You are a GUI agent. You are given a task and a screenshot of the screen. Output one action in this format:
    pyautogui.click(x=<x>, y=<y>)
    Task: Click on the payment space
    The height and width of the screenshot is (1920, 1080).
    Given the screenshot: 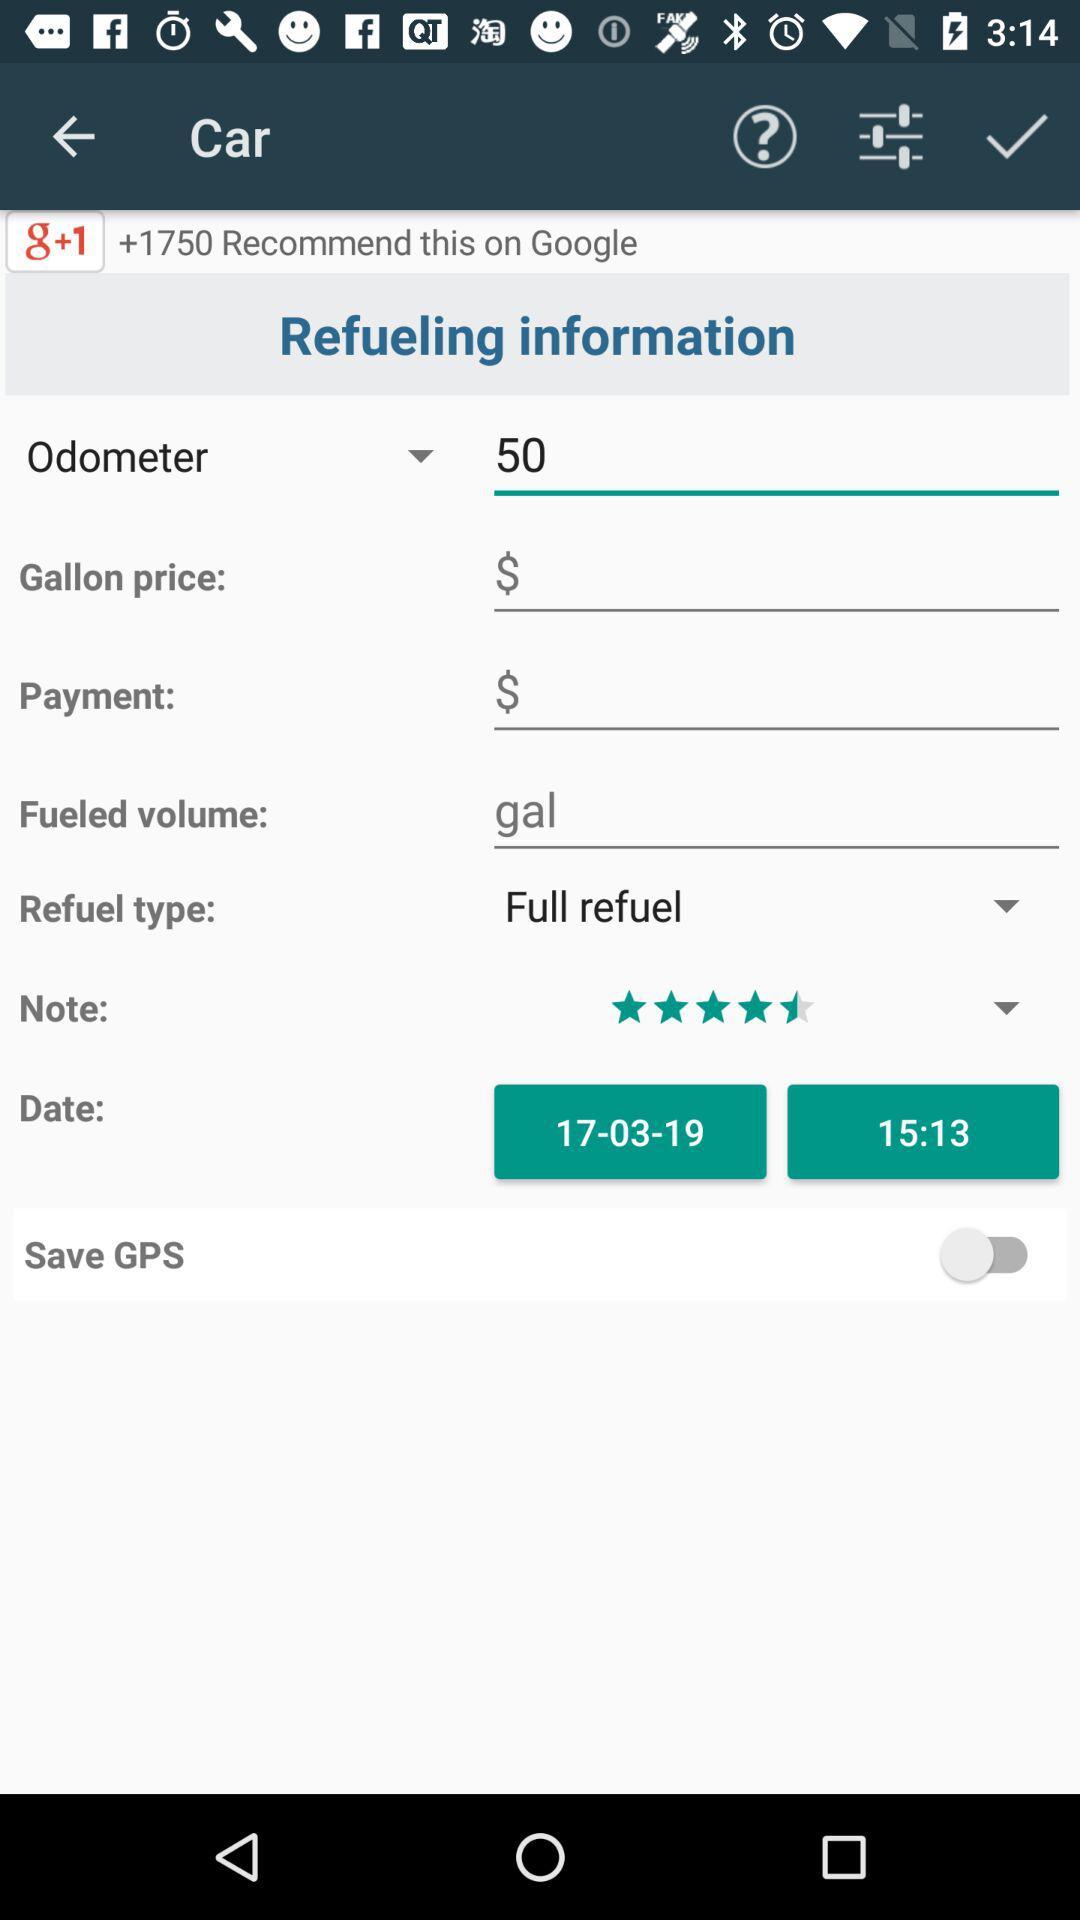 What is the action you would take?
    pyautogui.click(x=775, y=691)
    